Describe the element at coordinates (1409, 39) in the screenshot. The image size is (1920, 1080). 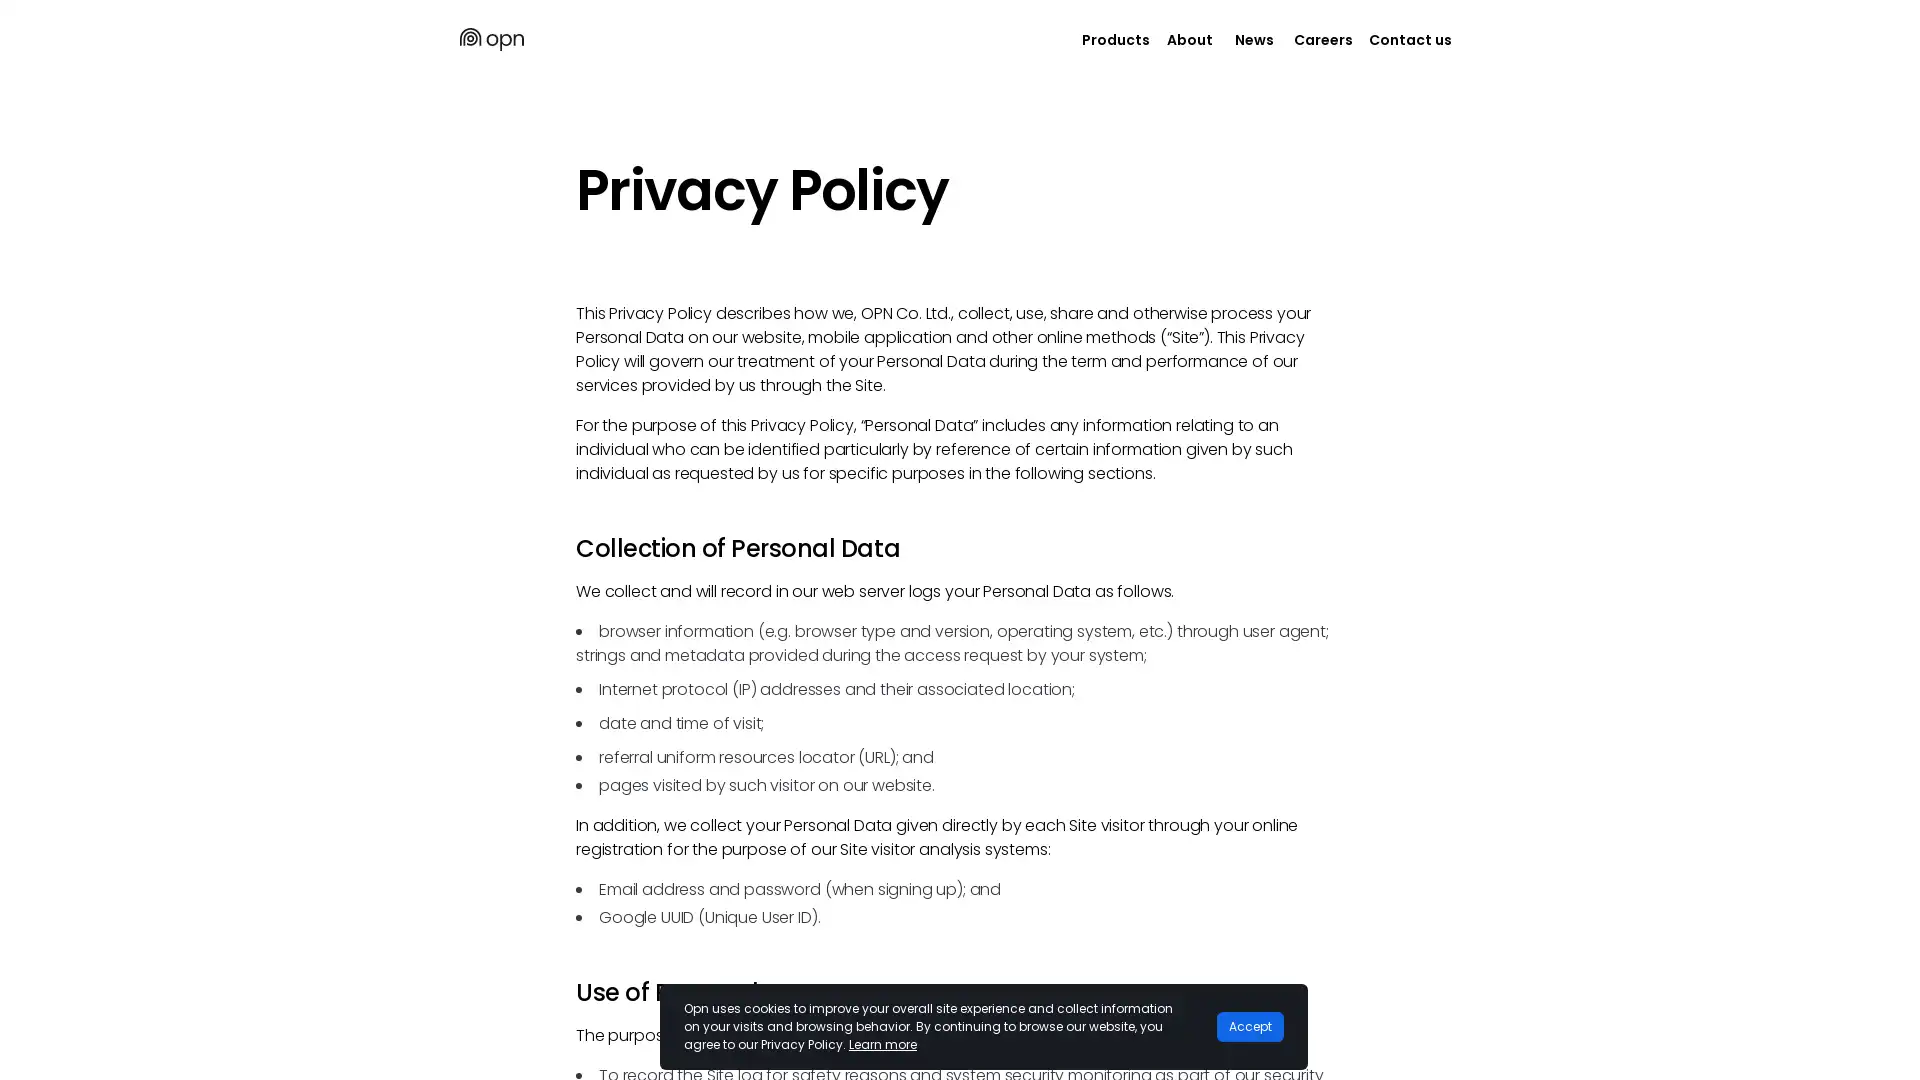
I see `Contact us` at that location.